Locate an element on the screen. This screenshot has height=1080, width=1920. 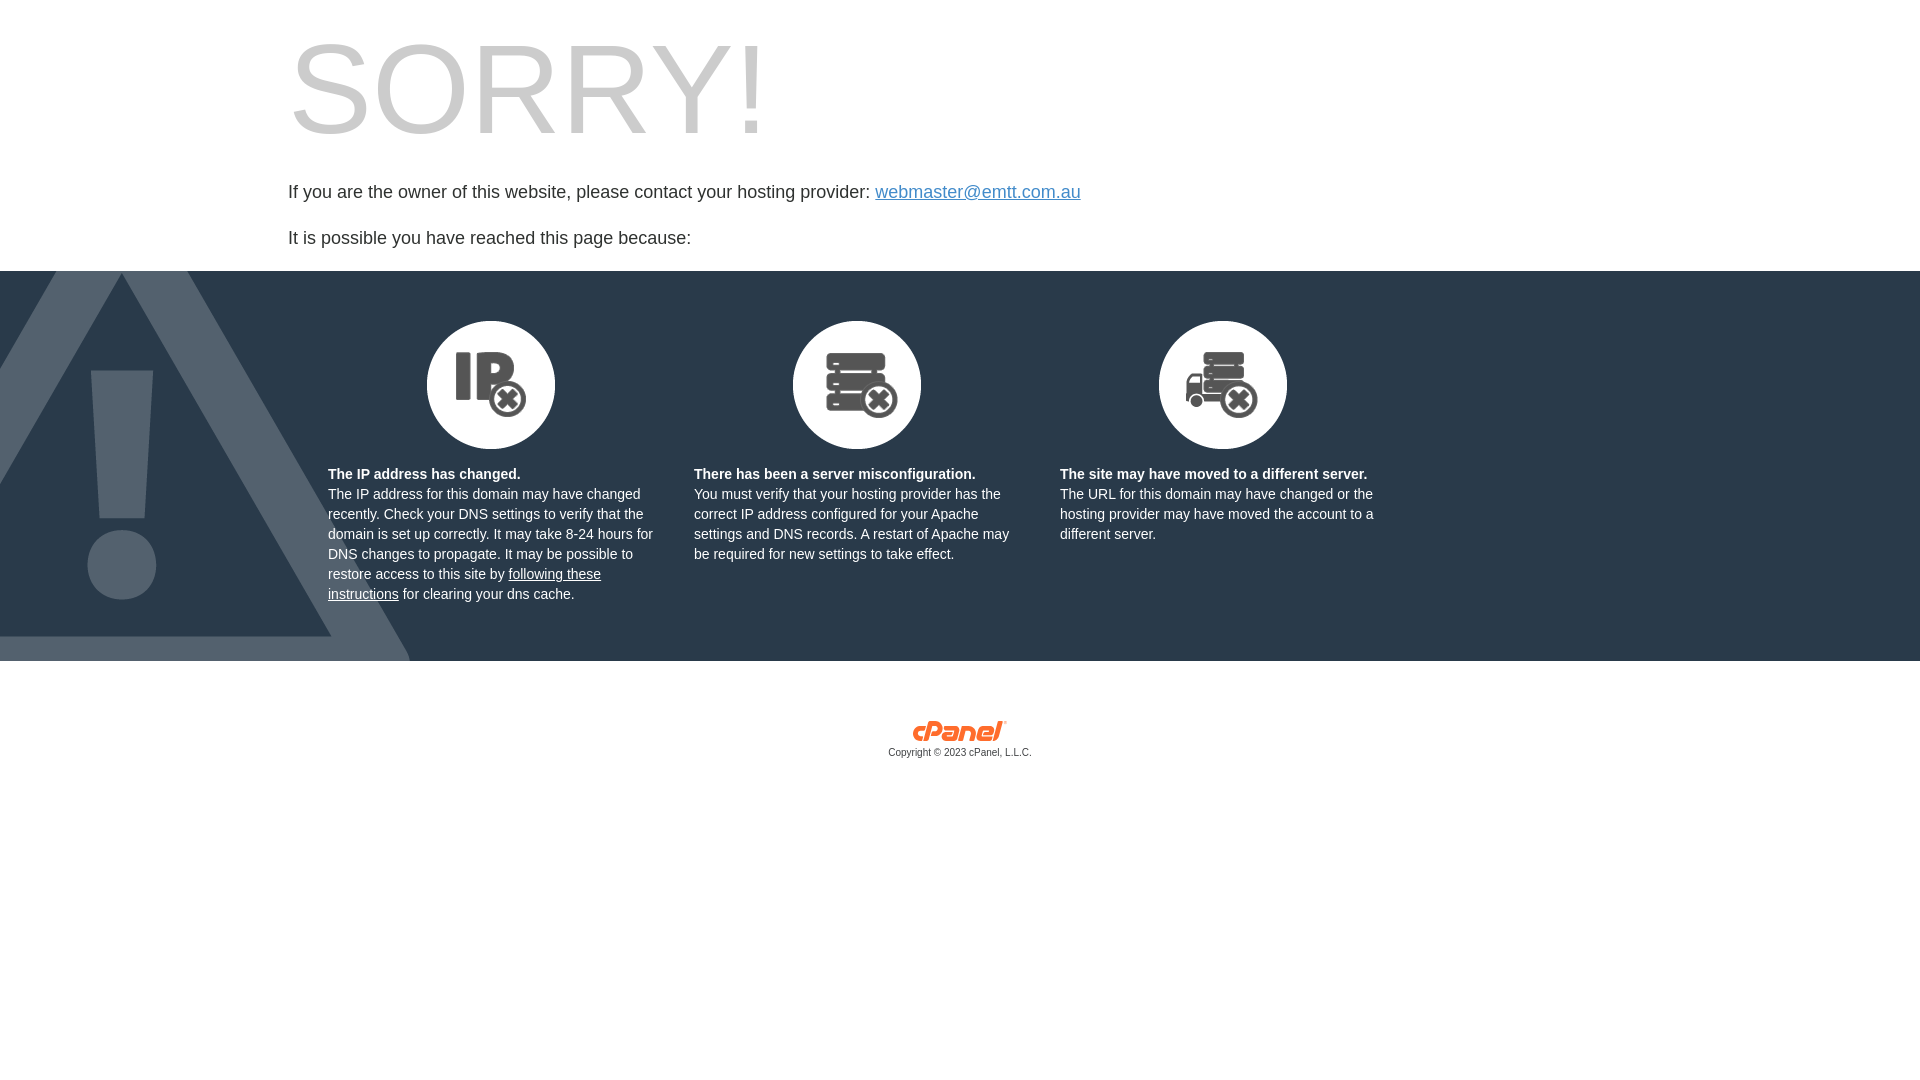
'following these instructions' is located at coordinates (463, 583).